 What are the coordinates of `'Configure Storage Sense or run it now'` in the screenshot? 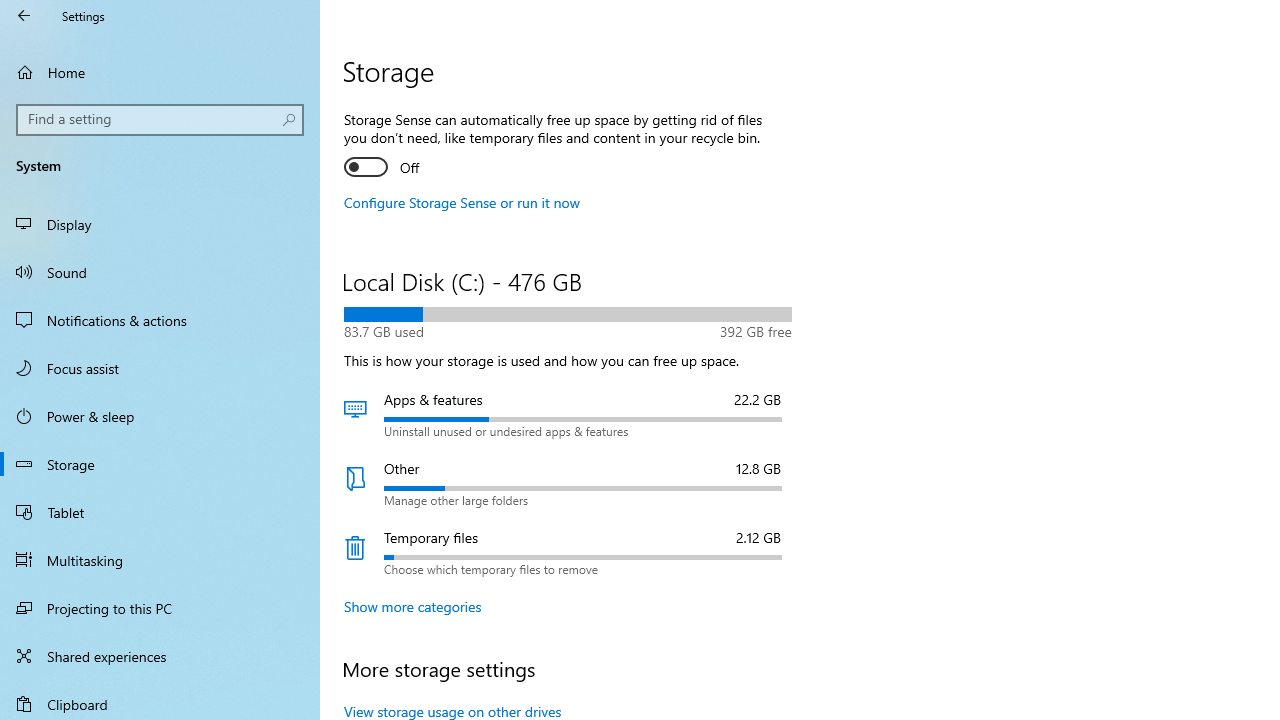 It's located at (461, 202).